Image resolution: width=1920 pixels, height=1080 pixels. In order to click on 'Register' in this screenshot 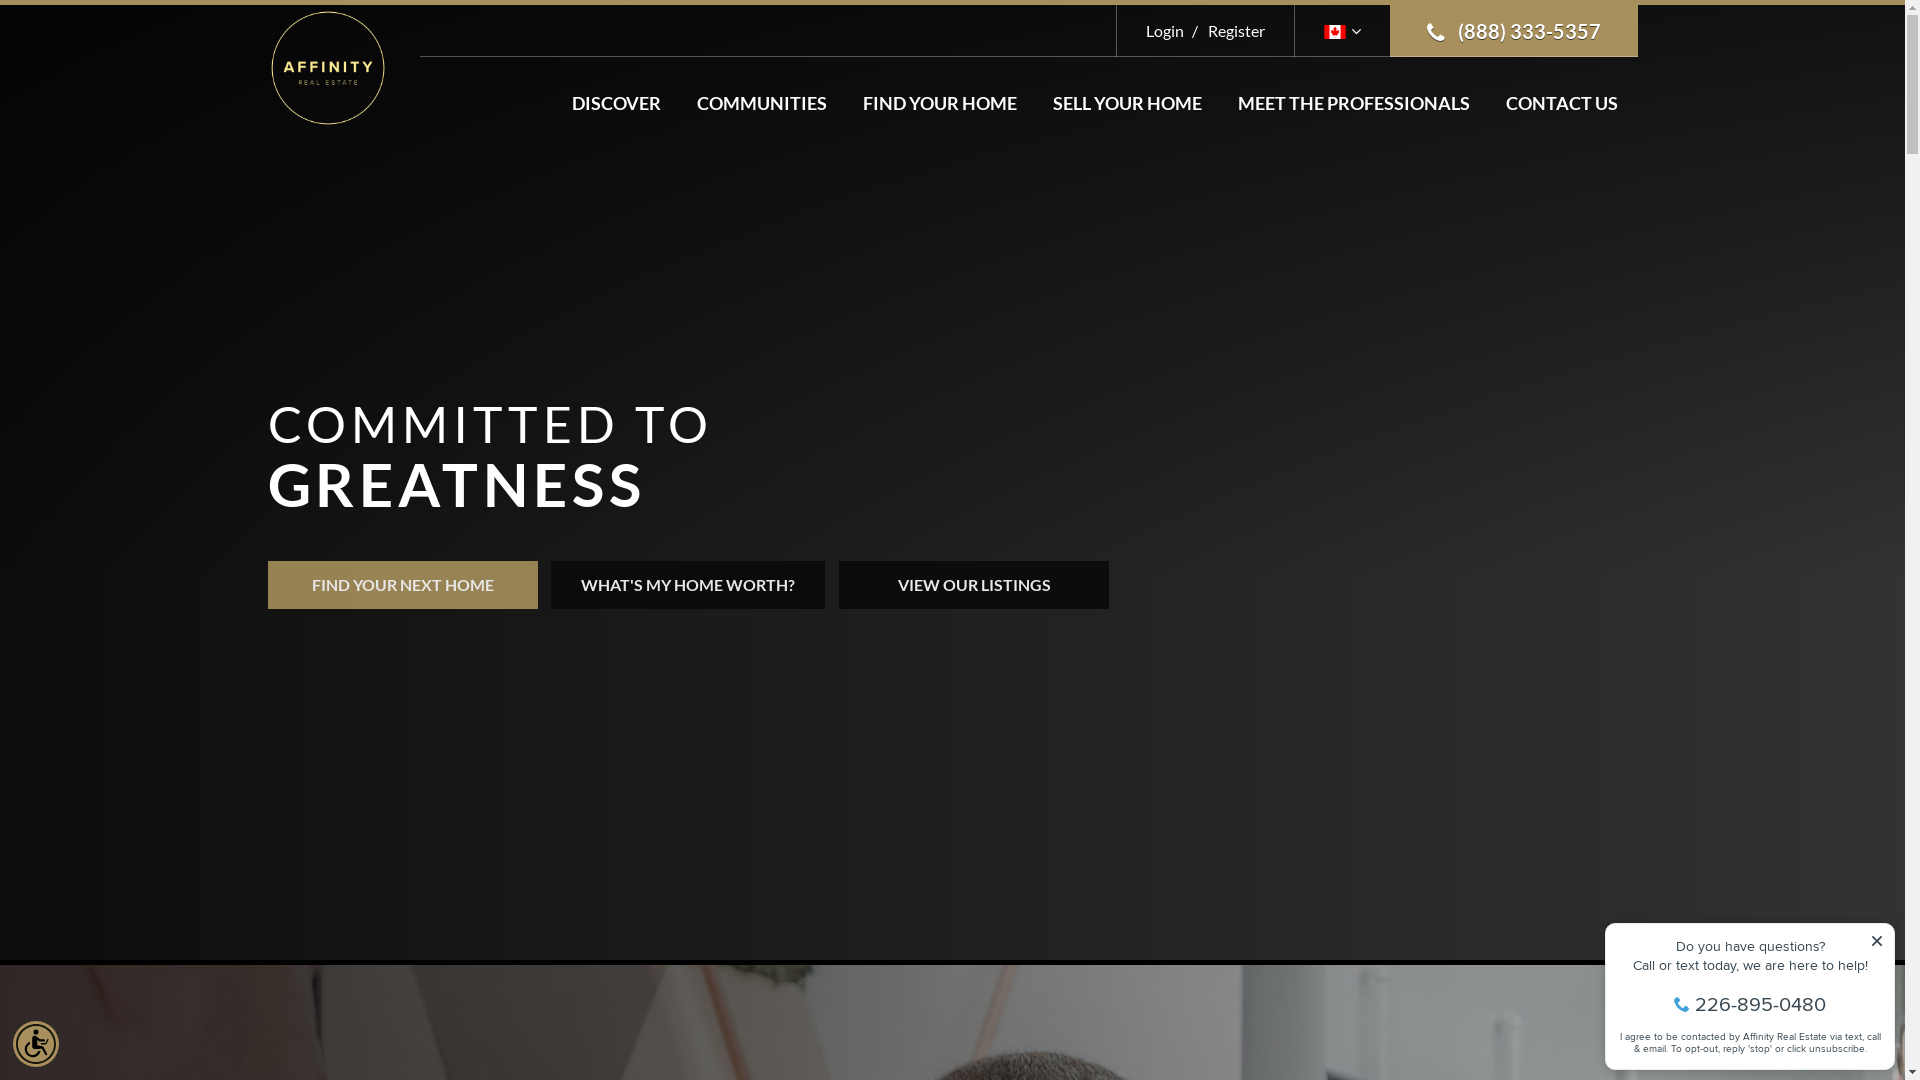, I will do `click(1186, 30)`.